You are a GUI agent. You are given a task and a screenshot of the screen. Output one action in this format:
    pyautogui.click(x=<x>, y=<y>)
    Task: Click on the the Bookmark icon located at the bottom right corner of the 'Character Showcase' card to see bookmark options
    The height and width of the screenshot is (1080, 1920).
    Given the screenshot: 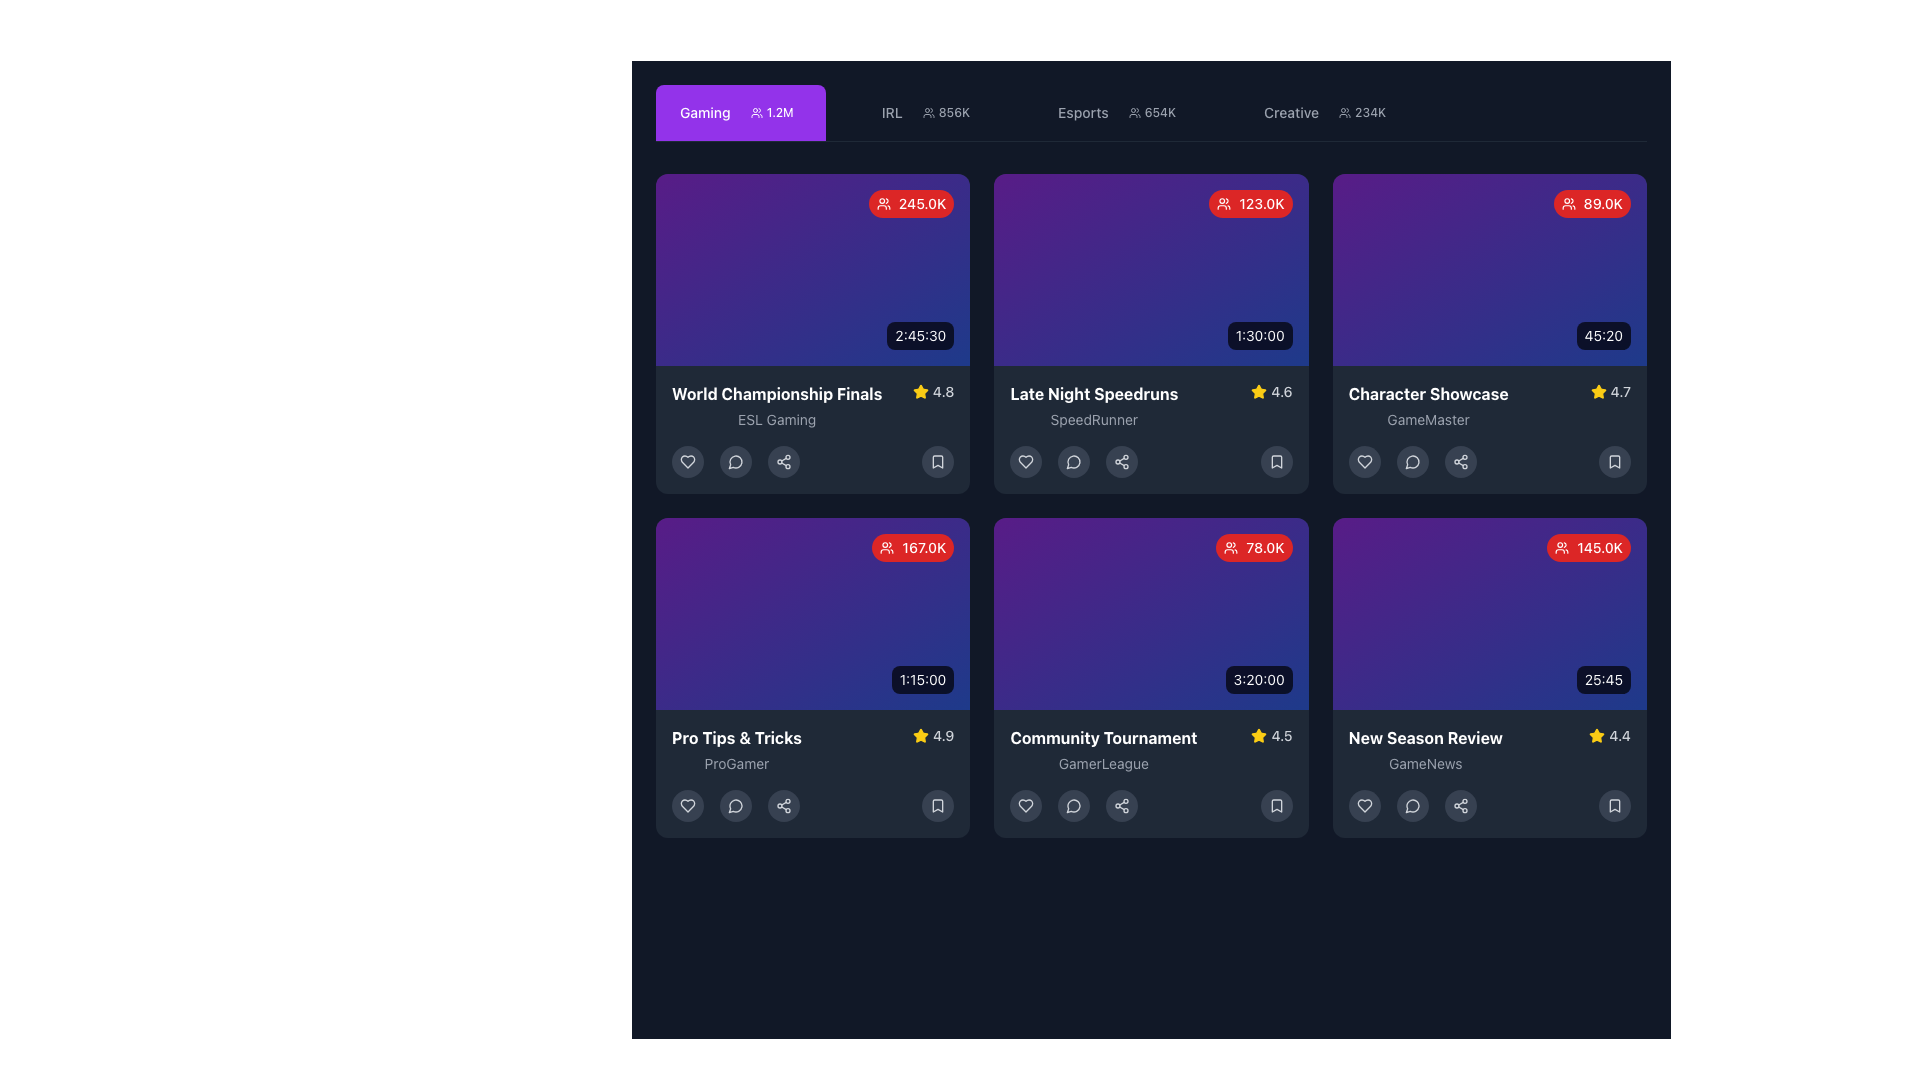 What is the action you would take?
    pyautogui.click(x=1614, y=462)
    